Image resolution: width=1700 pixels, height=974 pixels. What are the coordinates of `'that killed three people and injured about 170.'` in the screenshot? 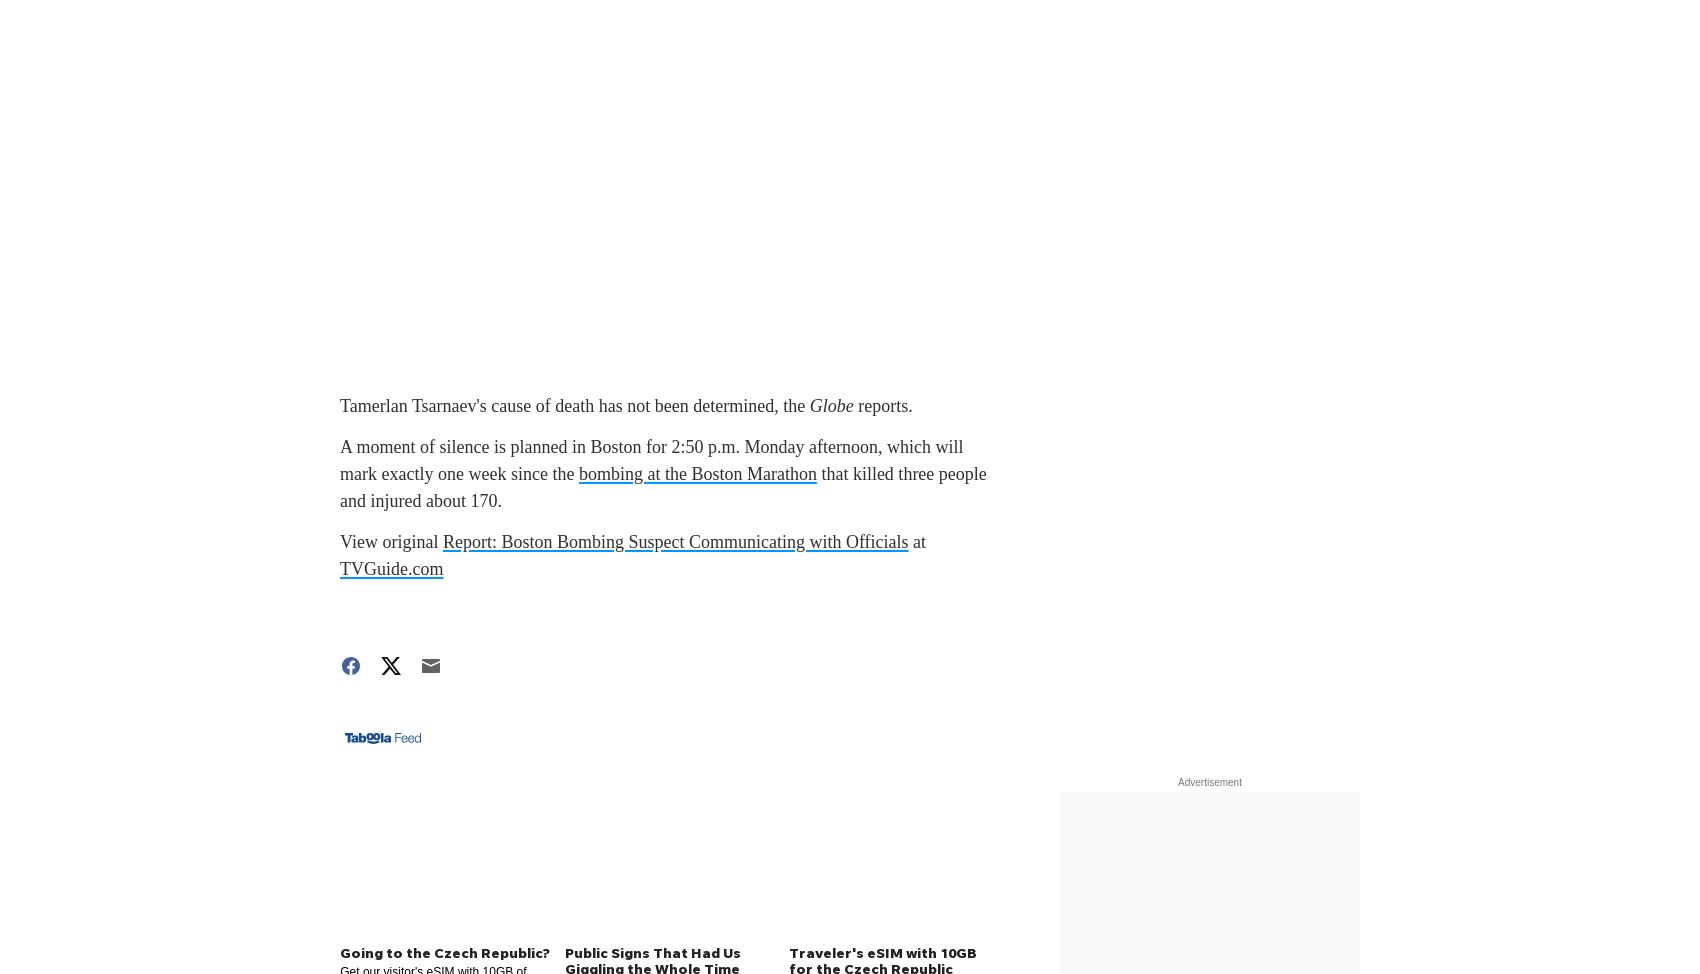 It's located at (663, 487).